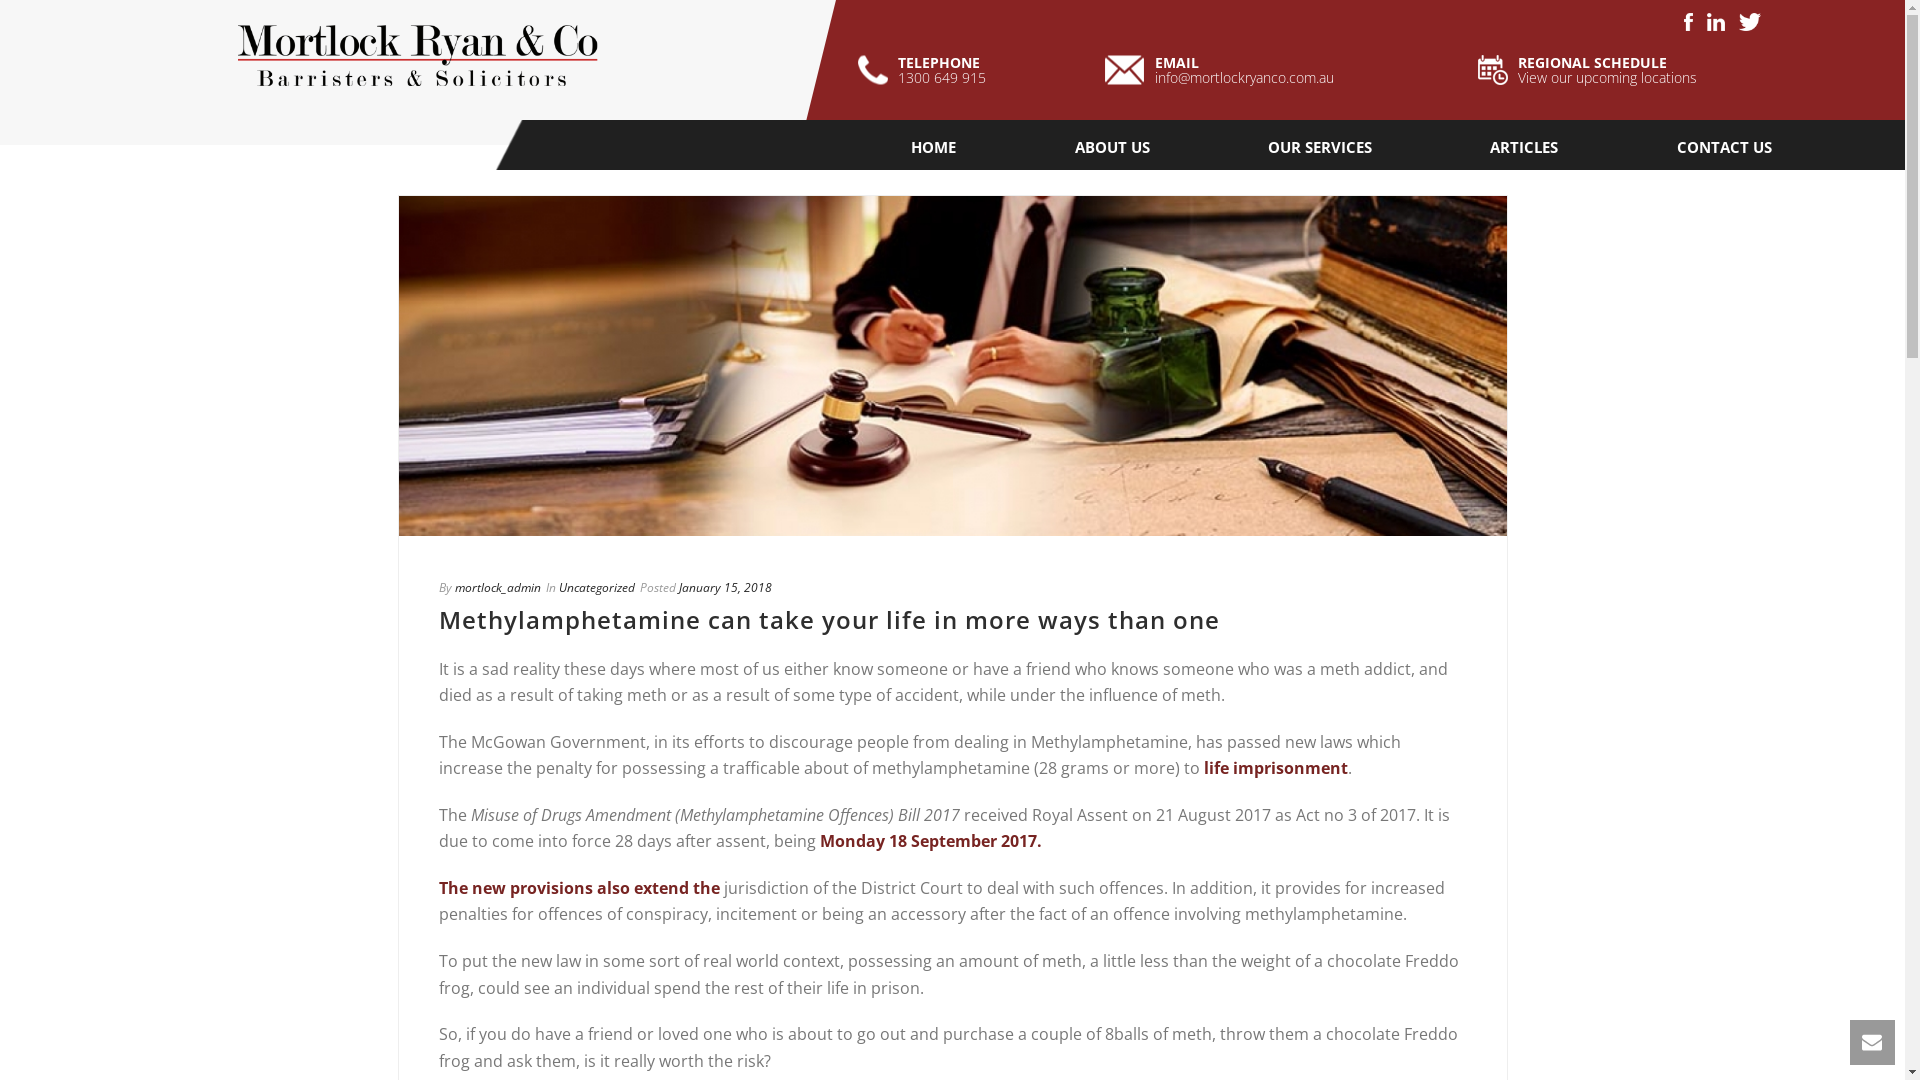  What do you see at coordinates (677, 586) in the screenshot?
I see `'January 15, 2018'` at bounding box center [677, 586].